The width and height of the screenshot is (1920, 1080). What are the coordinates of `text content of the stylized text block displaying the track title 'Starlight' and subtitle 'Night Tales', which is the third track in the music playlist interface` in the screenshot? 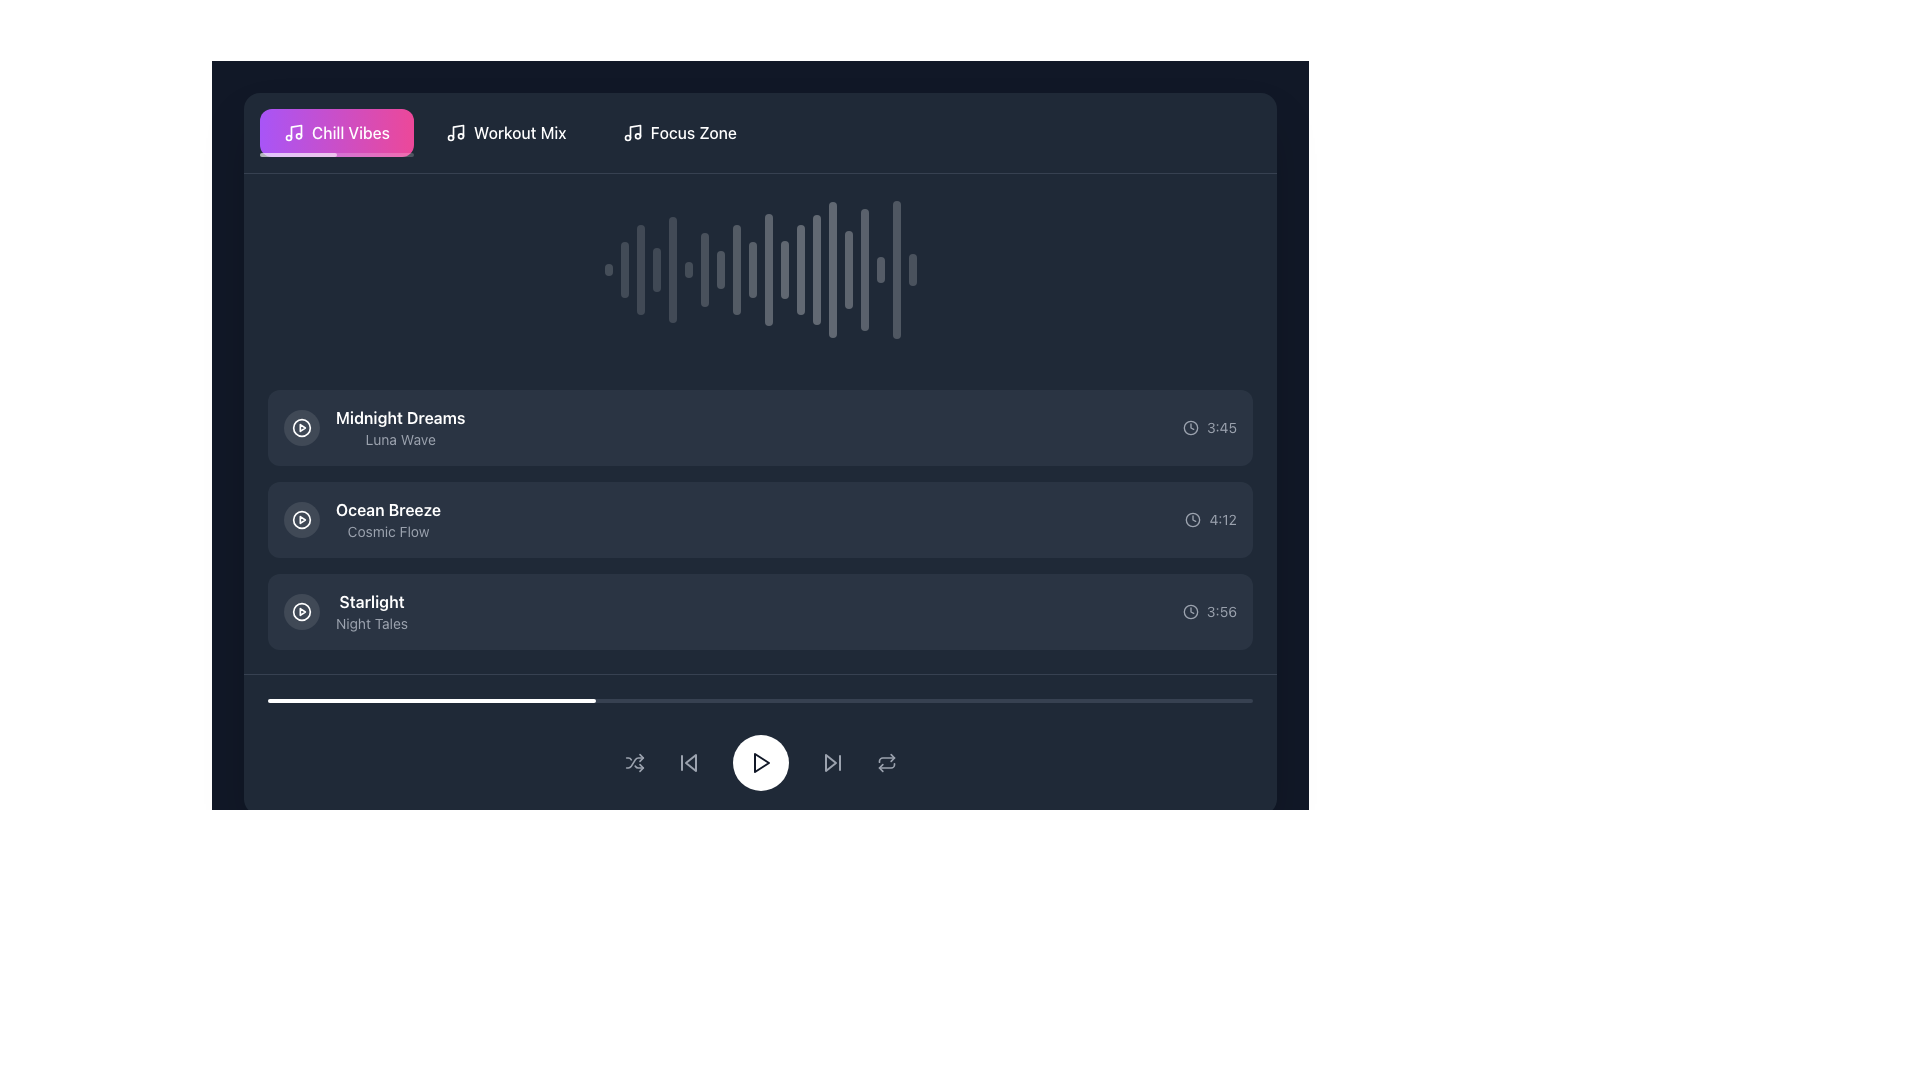 It's located at (345, 611).